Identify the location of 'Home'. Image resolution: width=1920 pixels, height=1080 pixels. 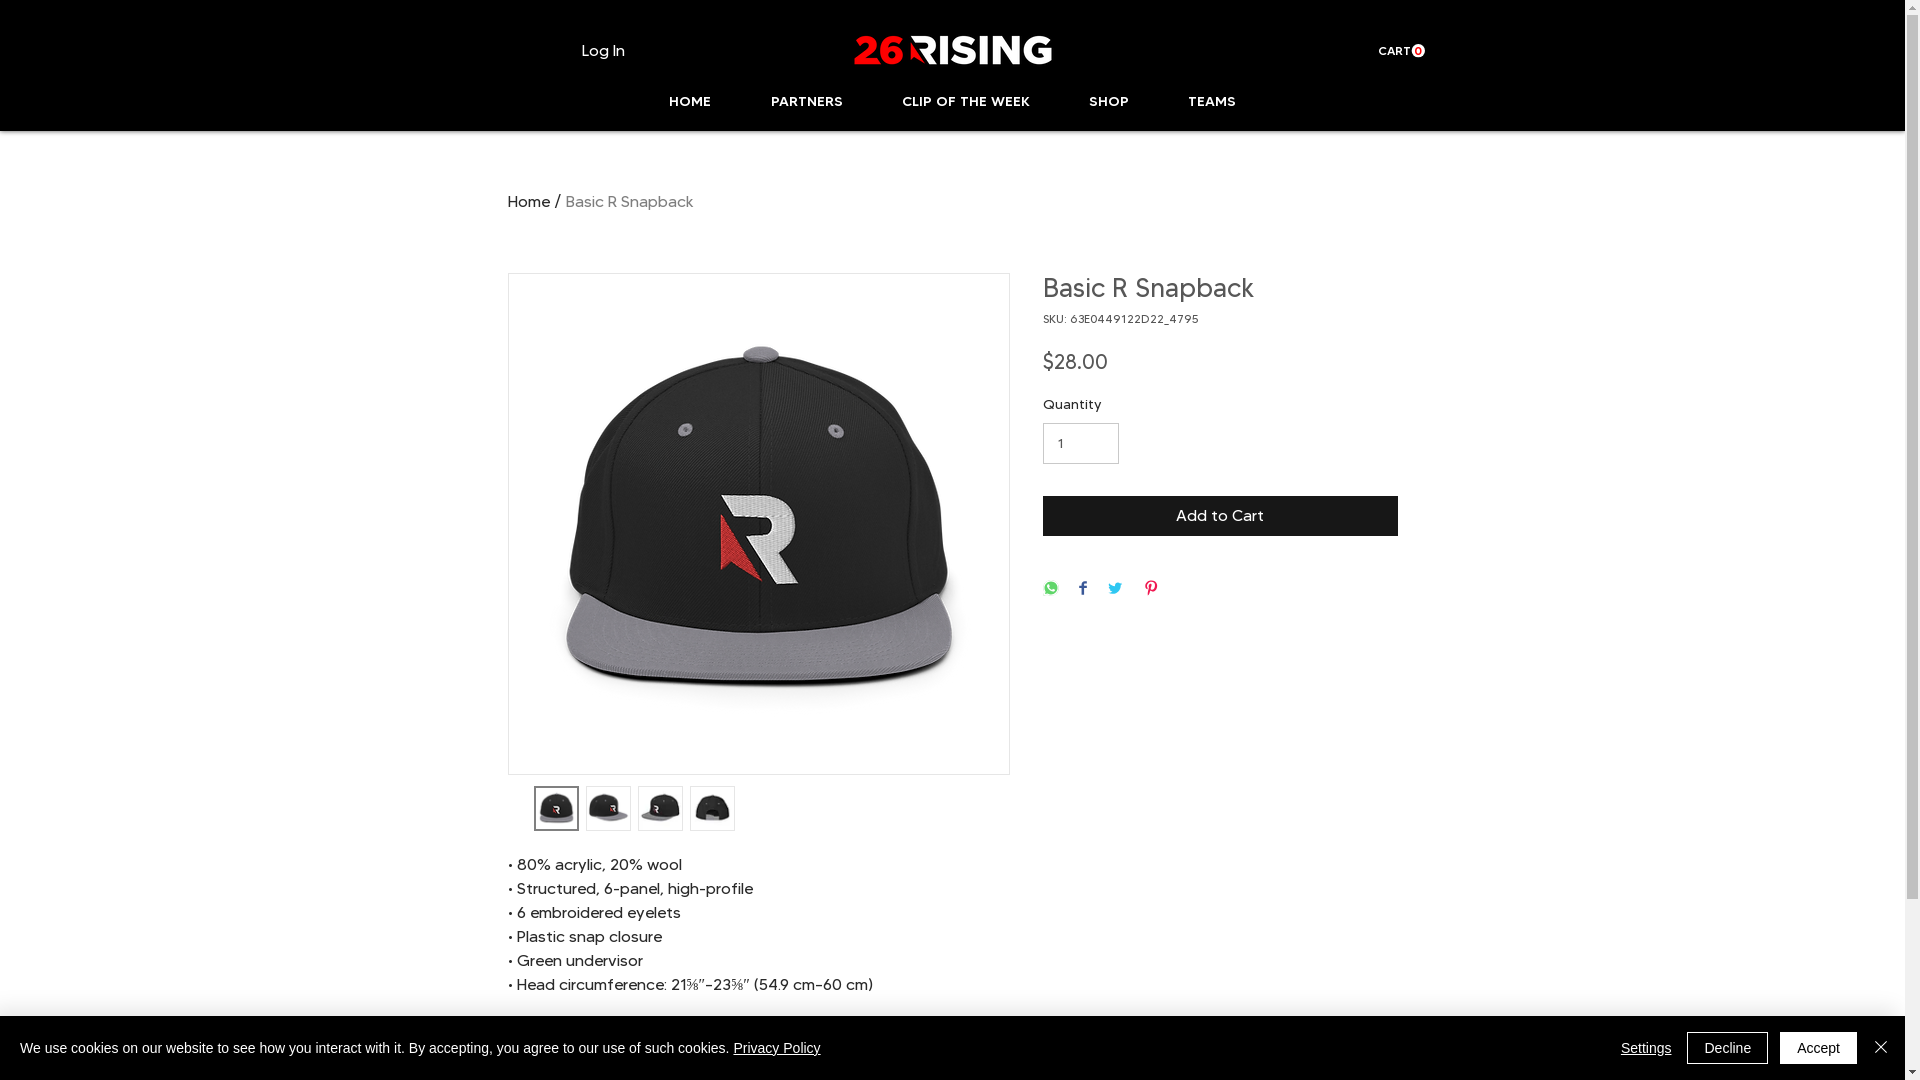
(528, 201).